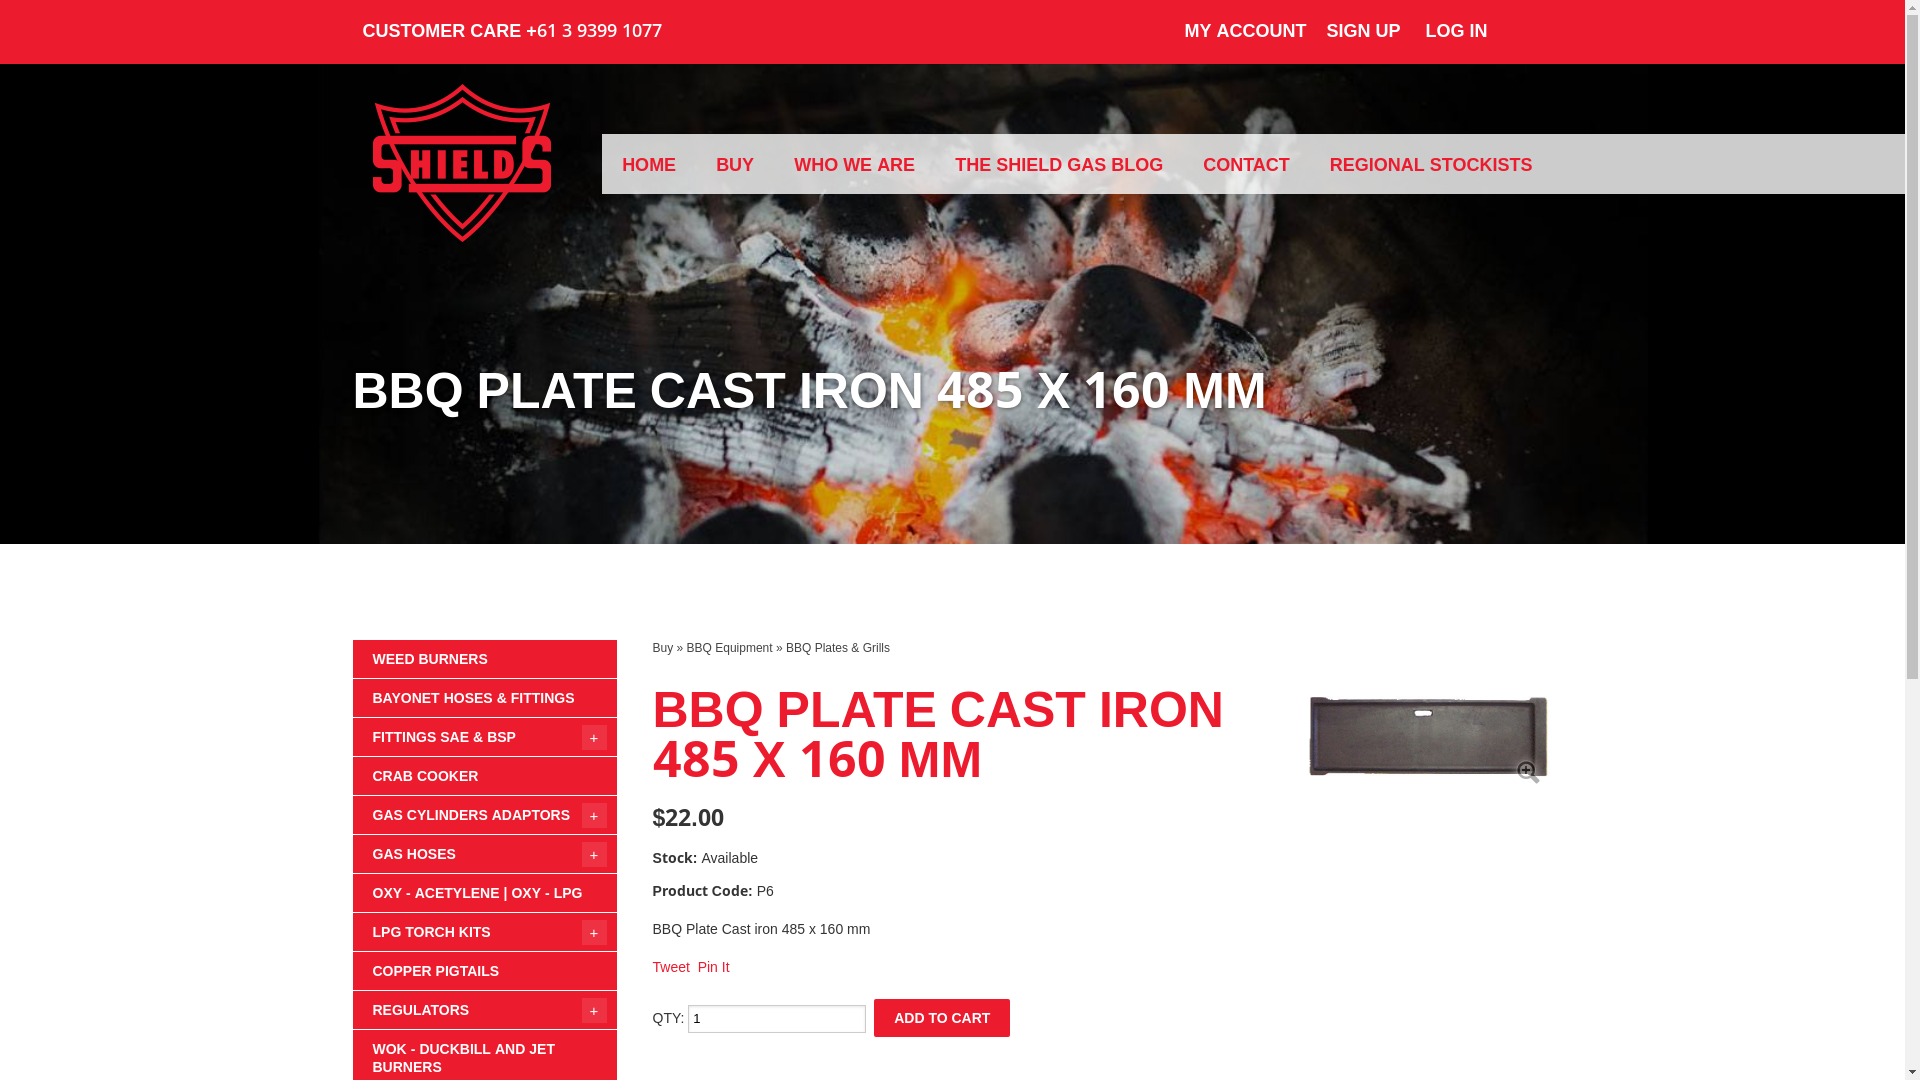 The height and width of the screenshot is (1080, 1920). I want to click on 'REGULATORS', so click(484, 1010).